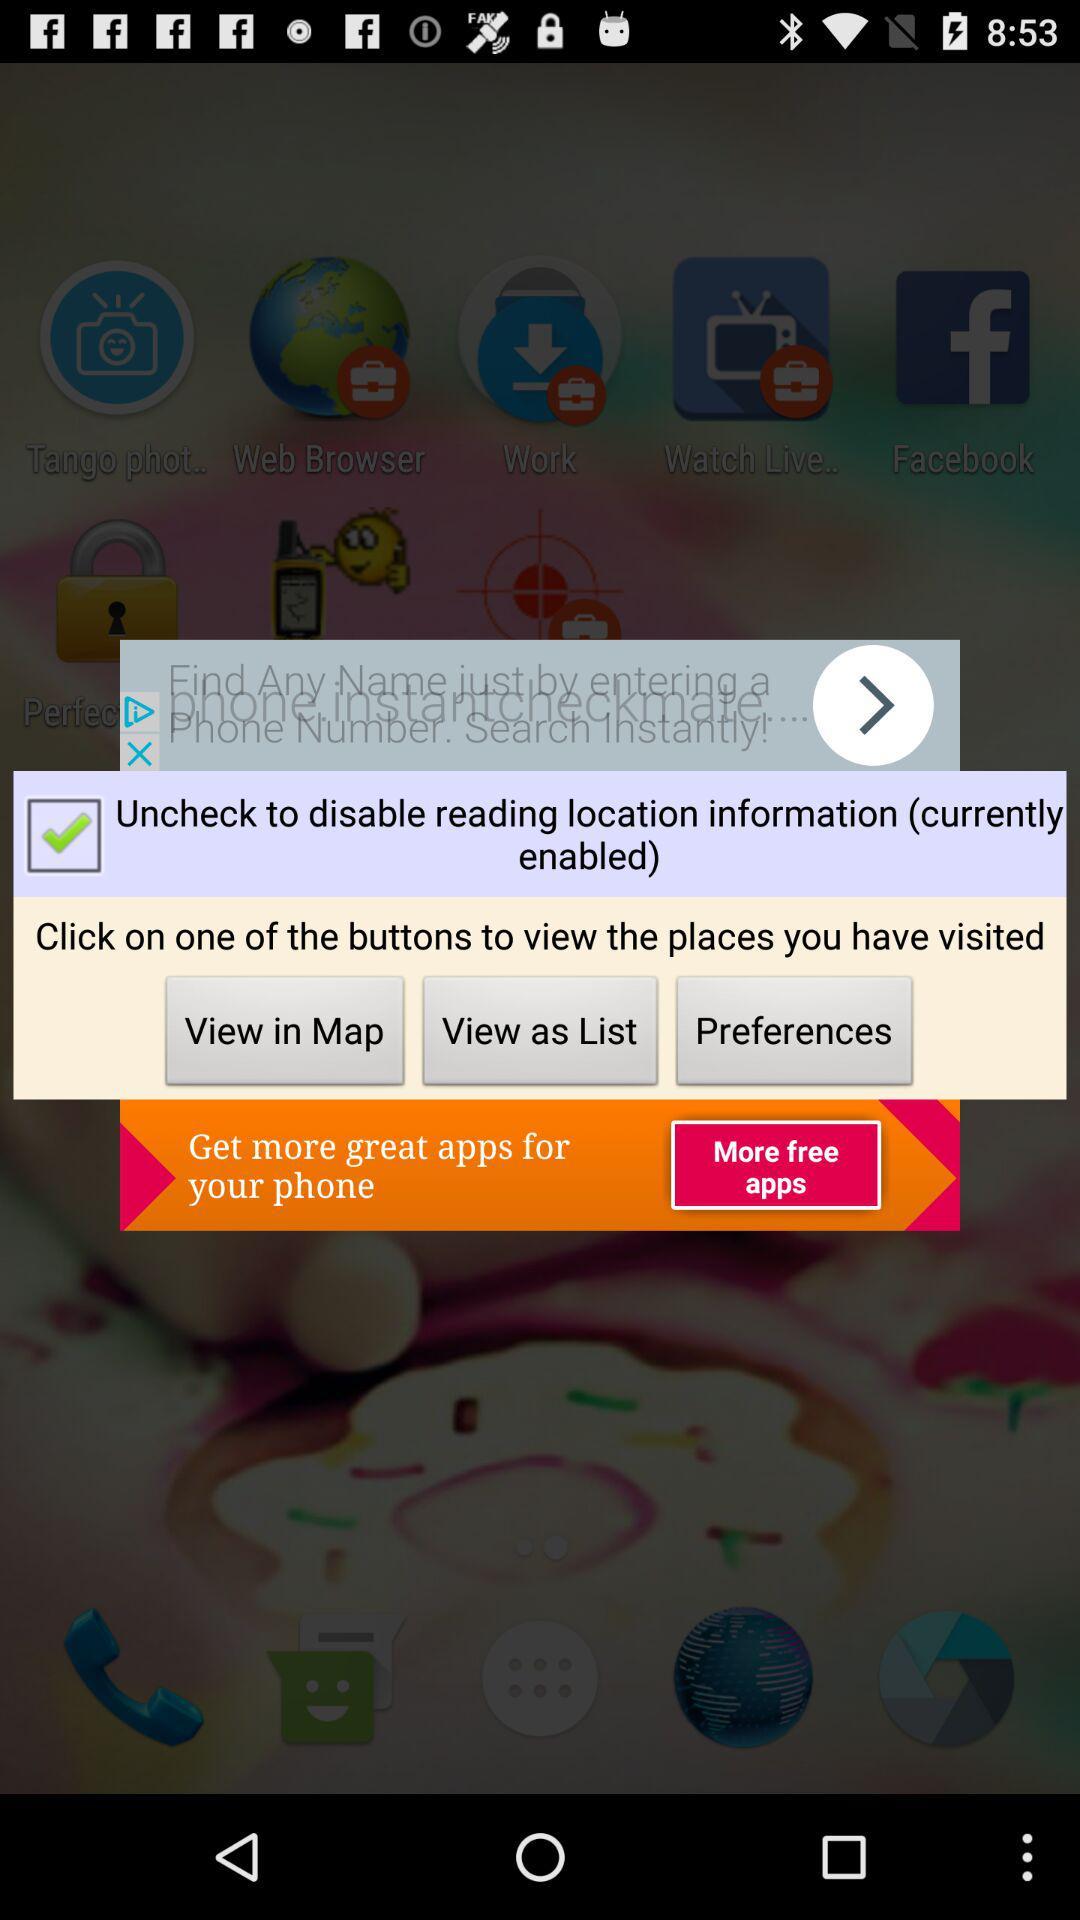  I want to click on shows the advertisement tab, so click(540, 705).